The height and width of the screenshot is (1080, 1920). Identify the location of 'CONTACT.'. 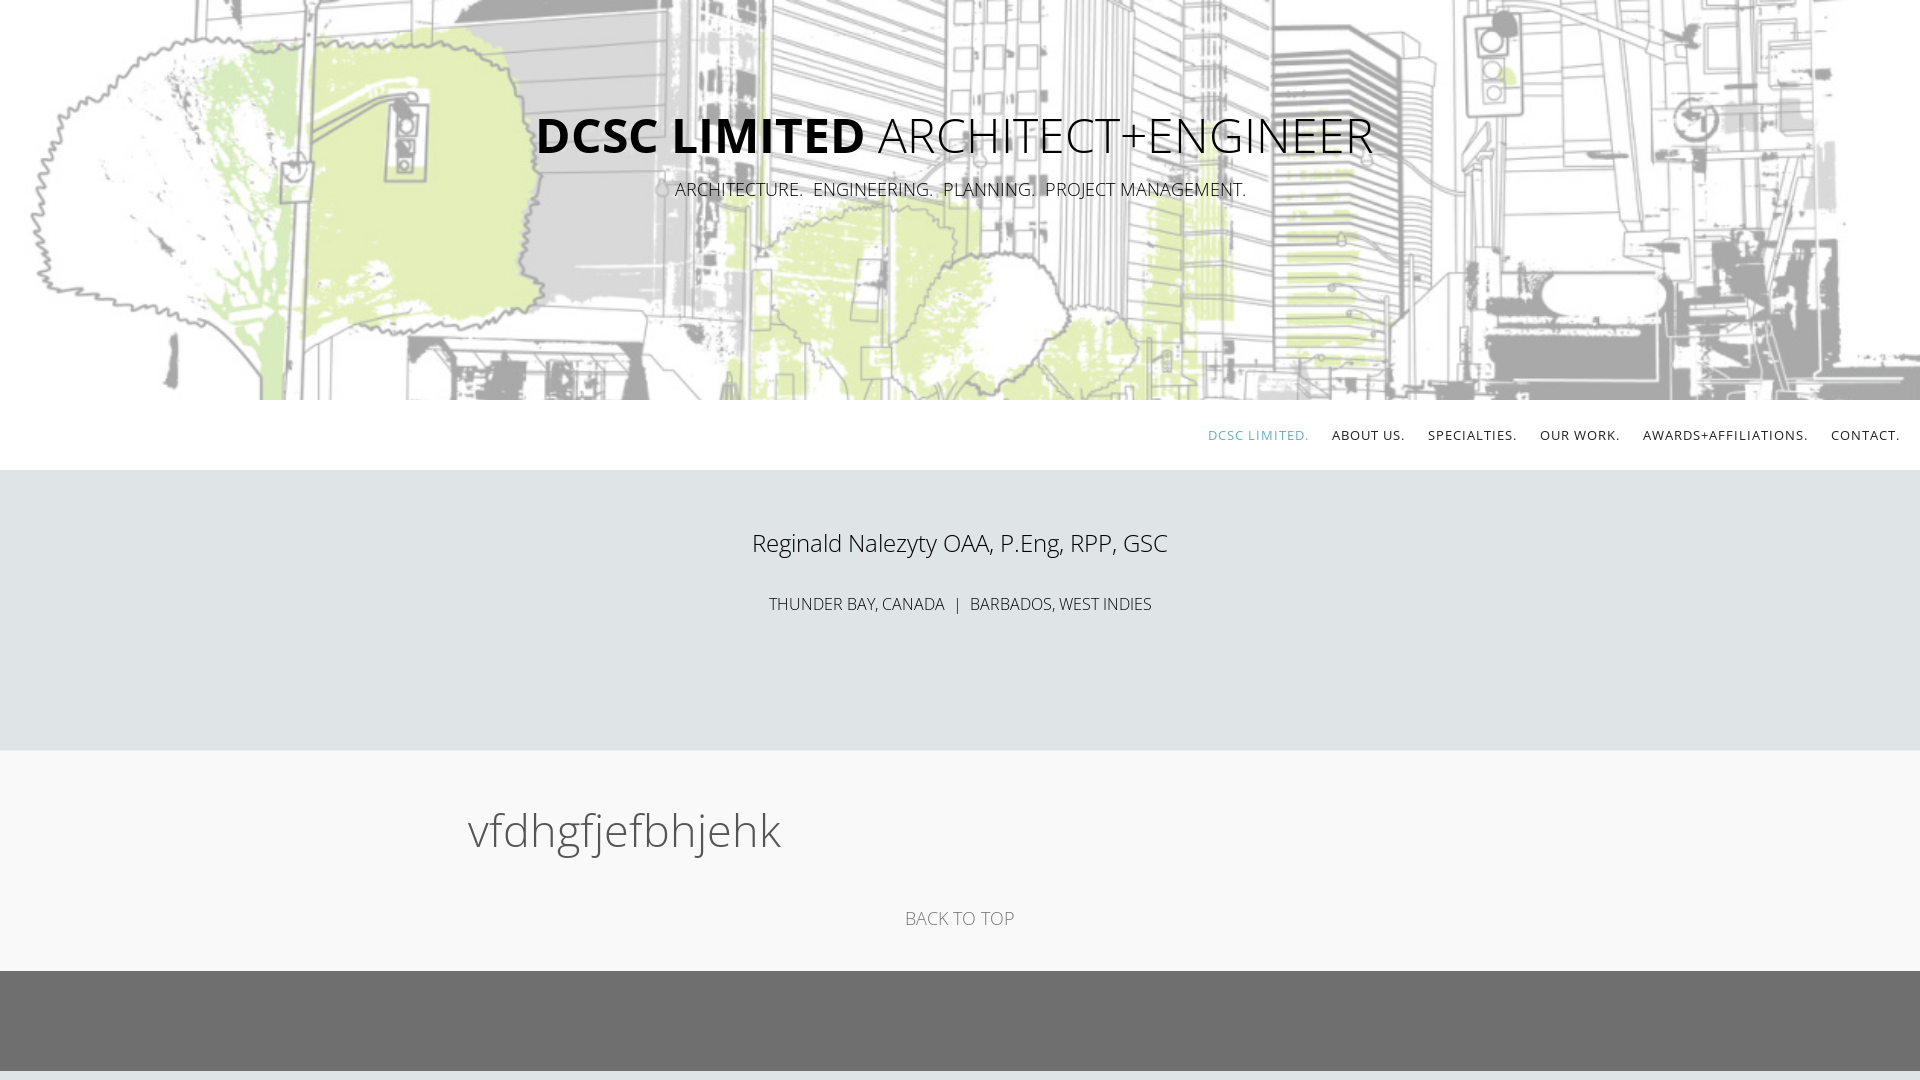
(1830, 434).